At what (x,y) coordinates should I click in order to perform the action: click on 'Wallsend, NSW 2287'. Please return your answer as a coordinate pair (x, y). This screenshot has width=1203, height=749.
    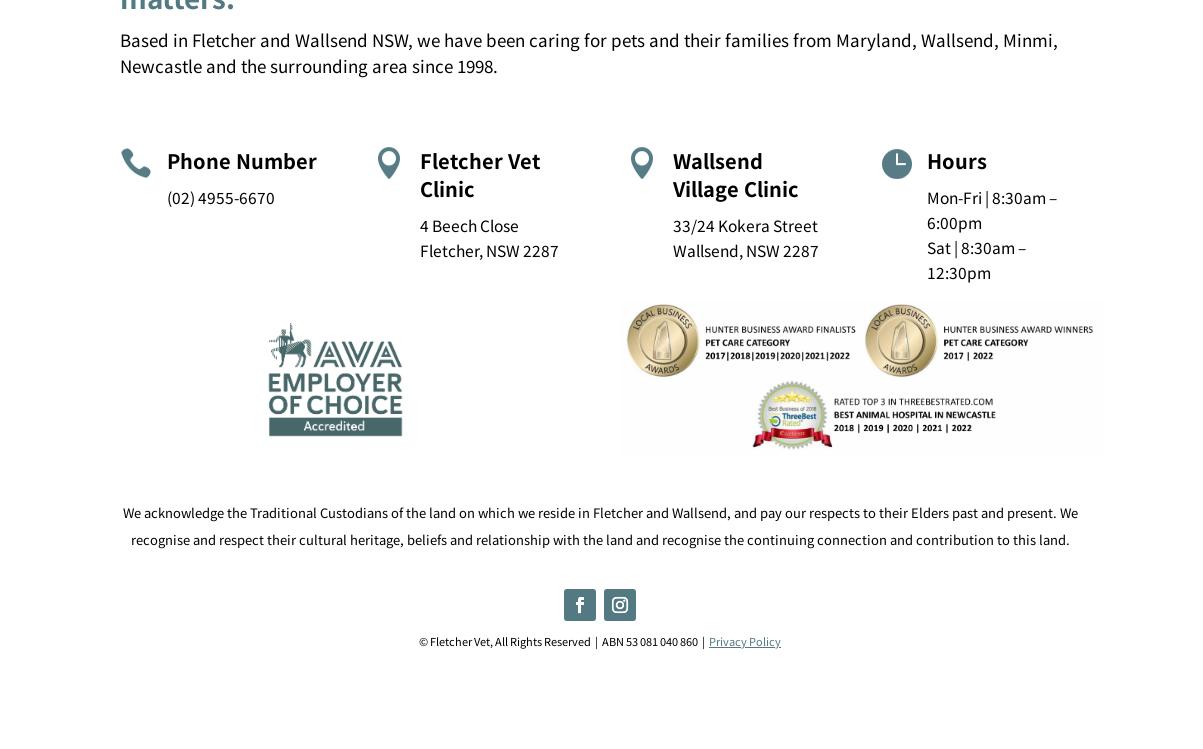
    Looking at the image, I should click on (744, 248).